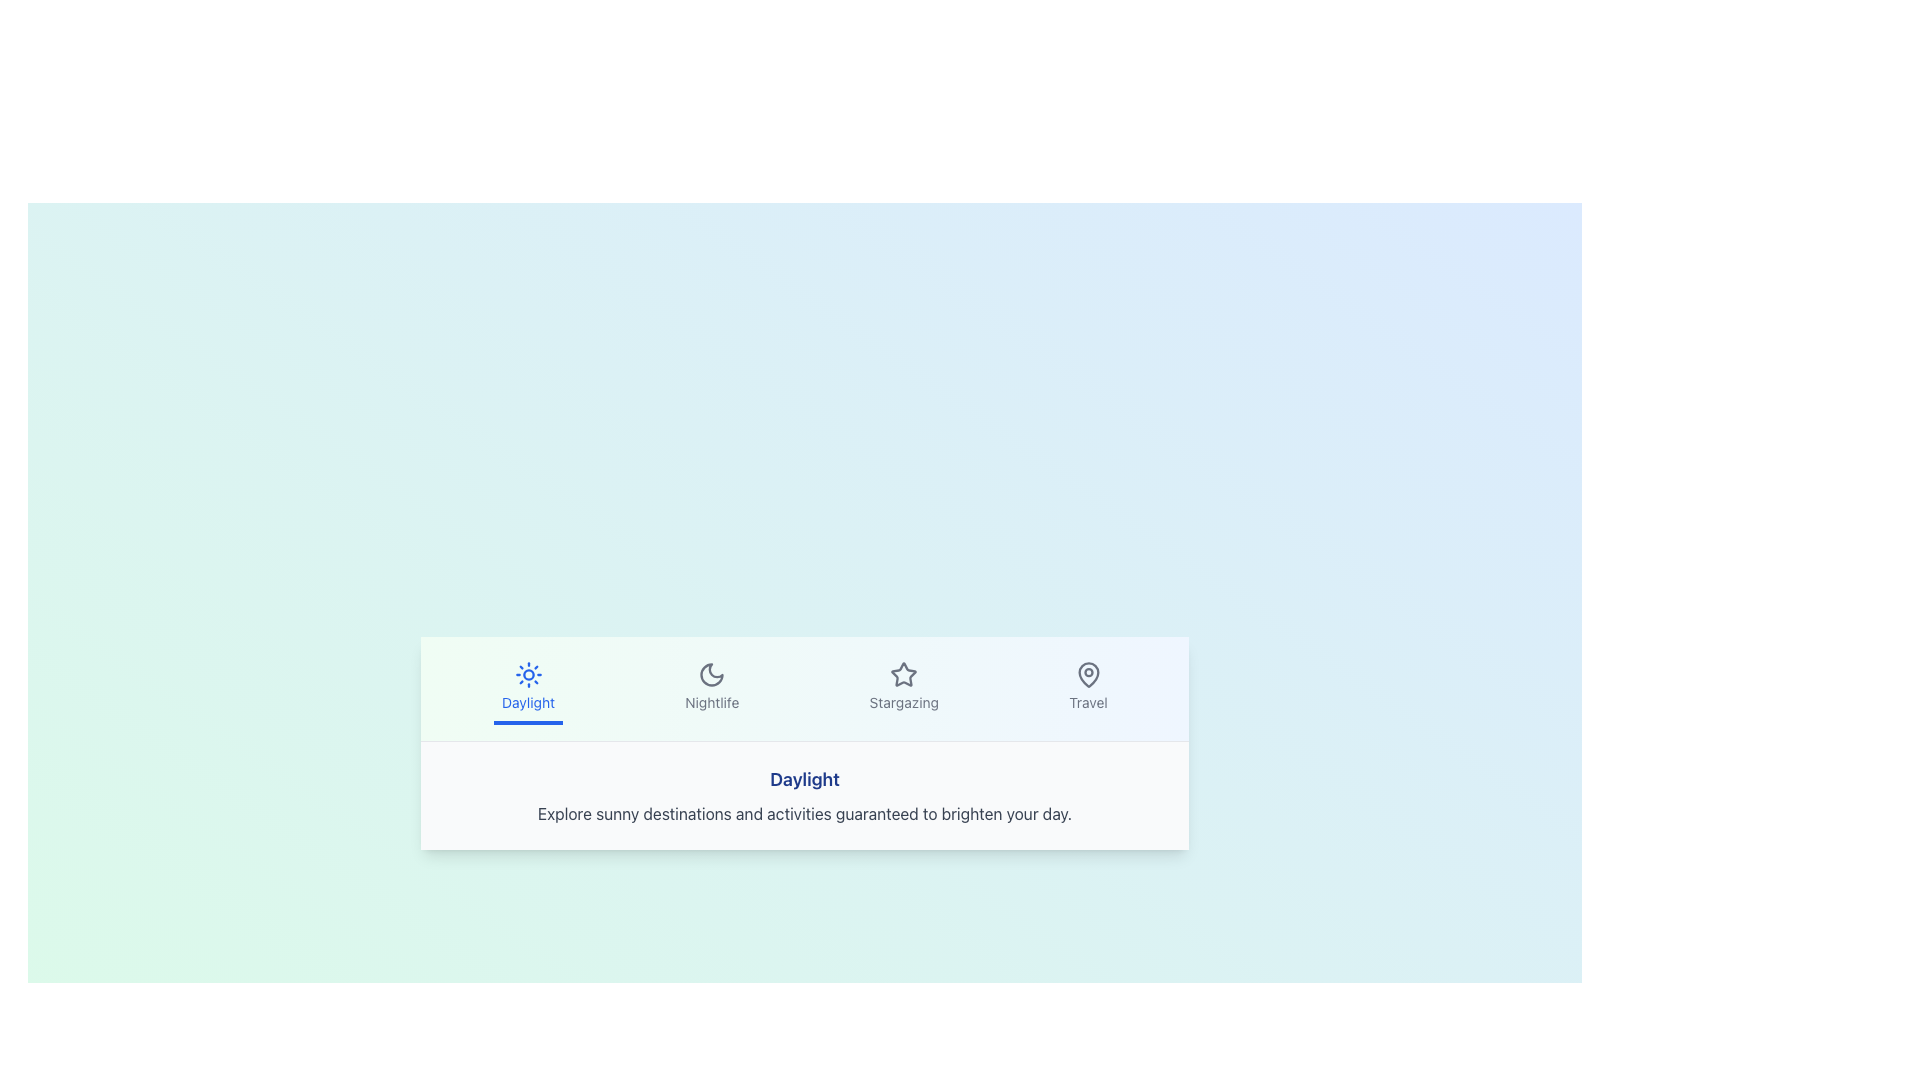  I want to click on the text label displaying 'Travel', which is located under a map pin icon and is positioned at the far right of a horizontal layout of buttons, so click(1087, 701).